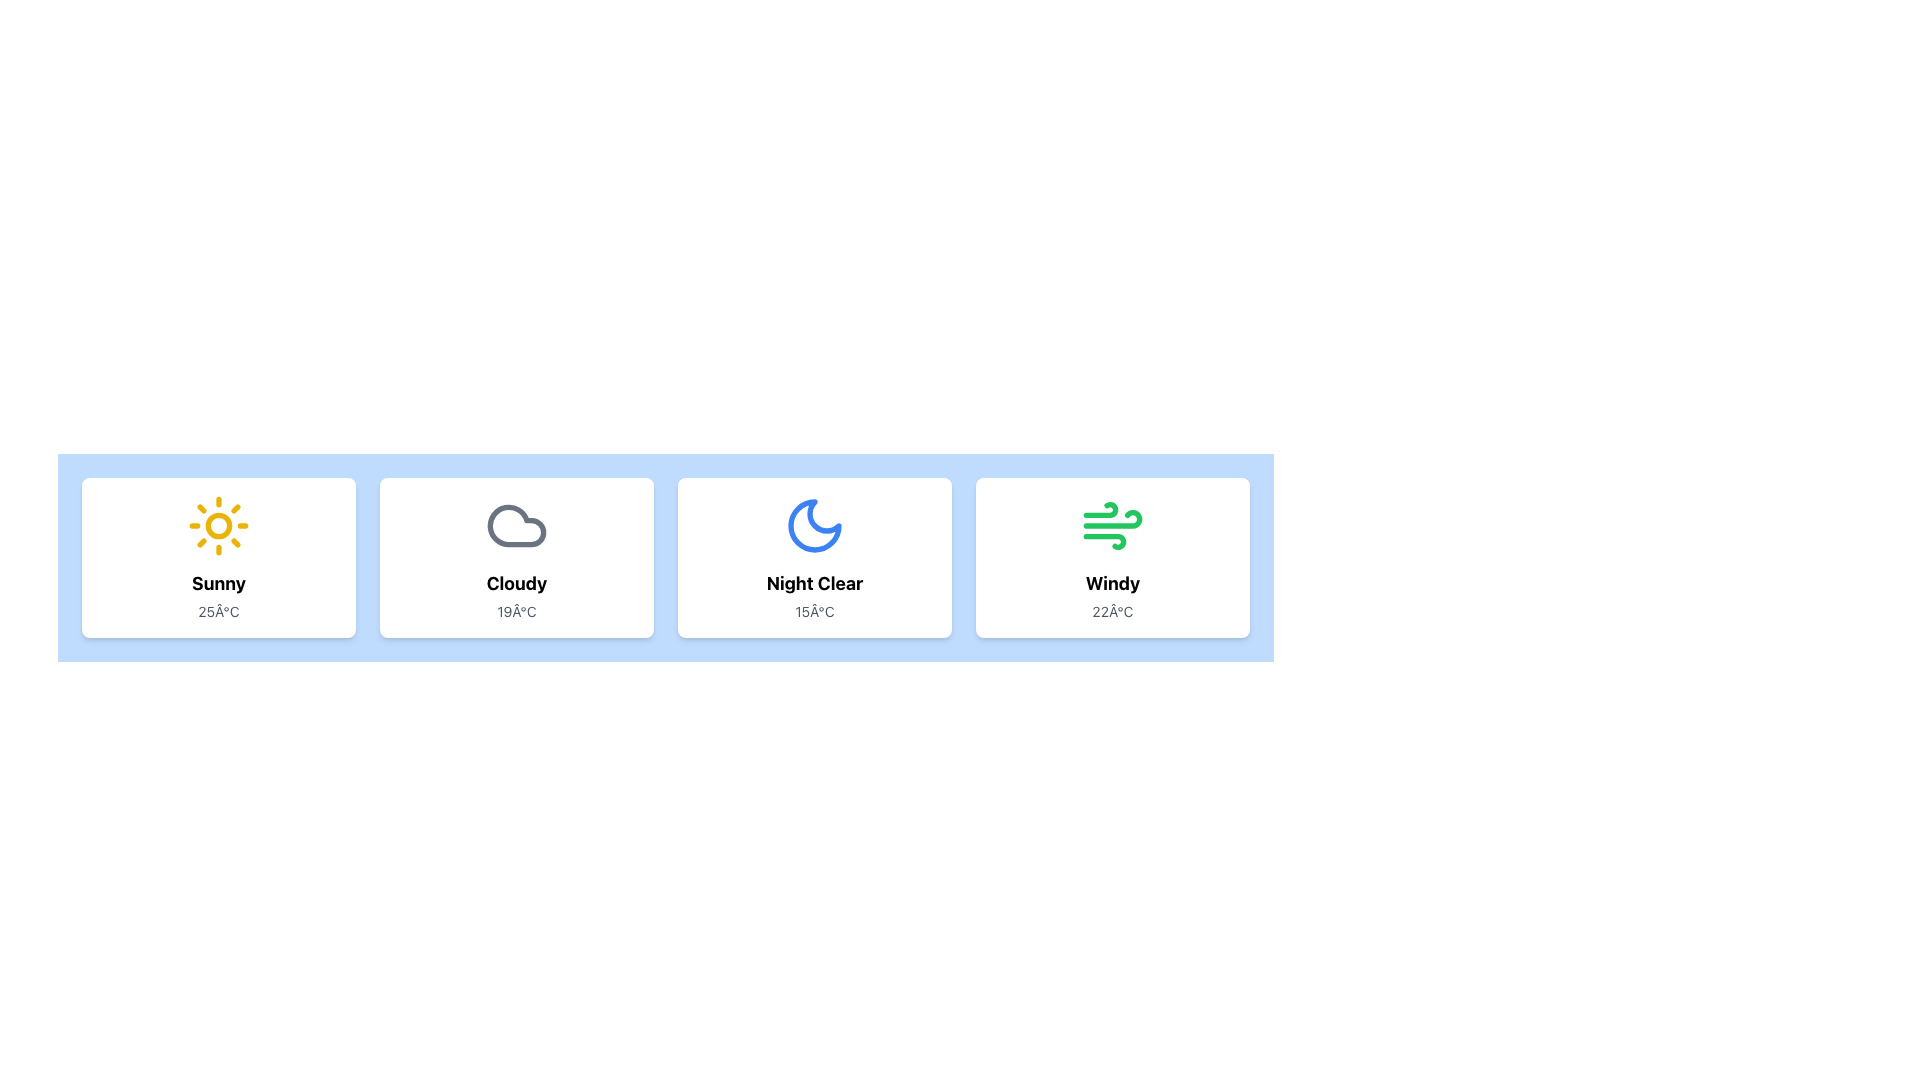 The width and height of the screenshot is (1920, 1080). I want to click on the temperature display text label located at the bottom of the 'Night Clear' card, which shows the current temperature value, so click(815, 611).